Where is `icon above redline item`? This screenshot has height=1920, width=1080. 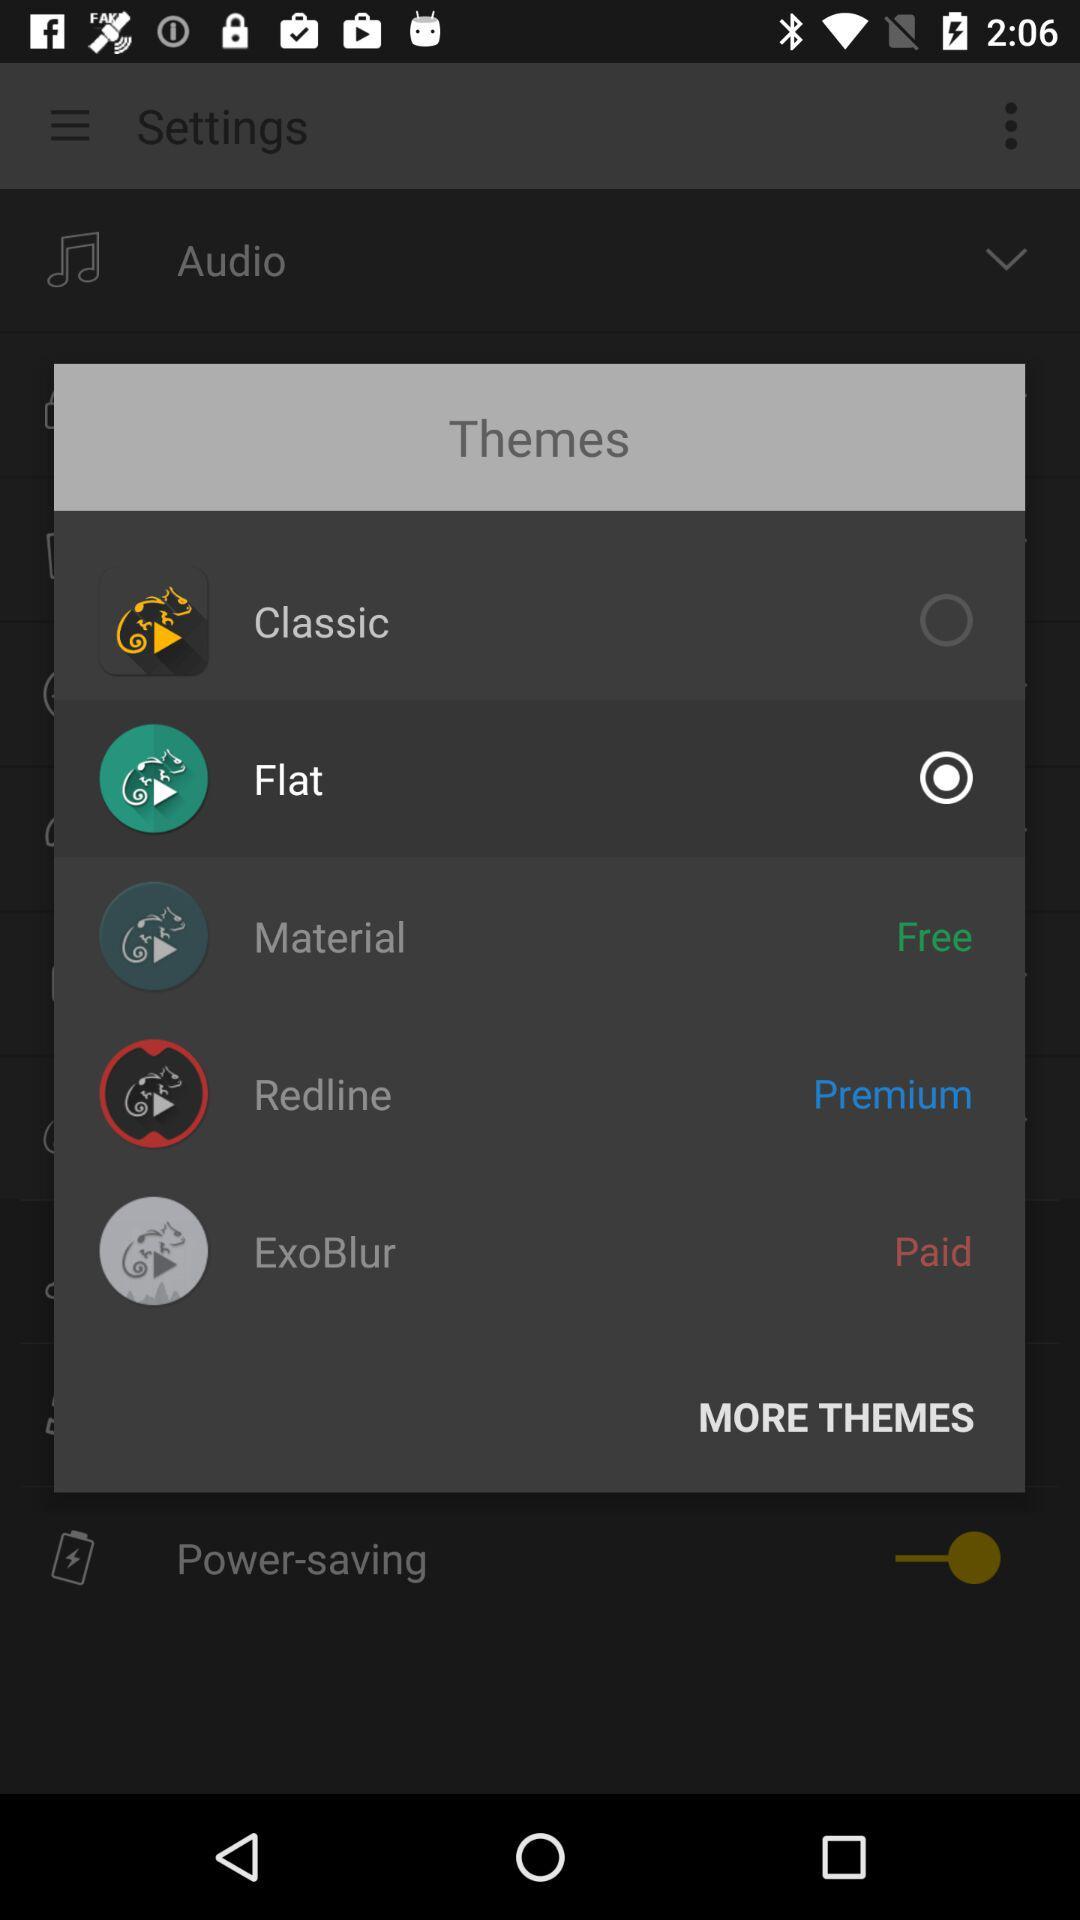
icon above redline item is located at coordinates (329, 935).